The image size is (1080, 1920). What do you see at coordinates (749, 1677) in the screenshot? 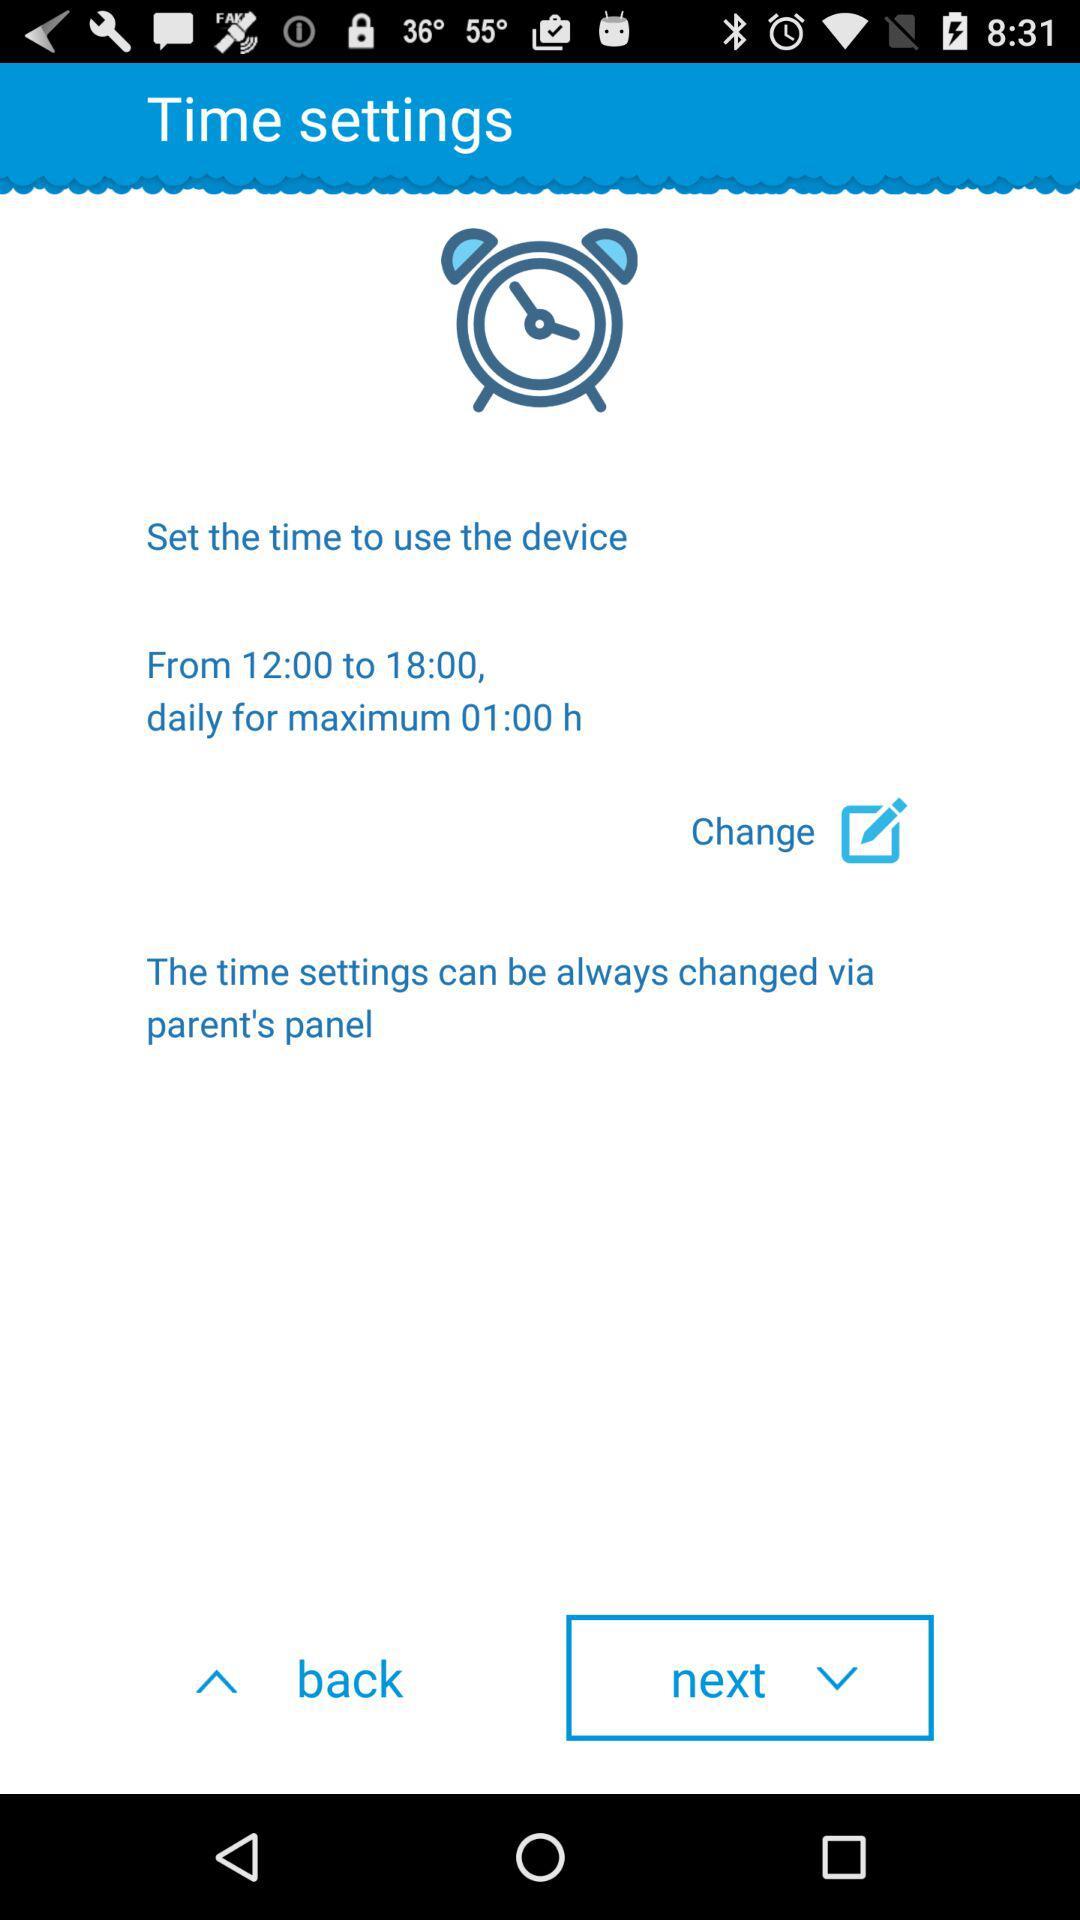
I see `the icon next to the back button` at bounding box center [749, 1677].